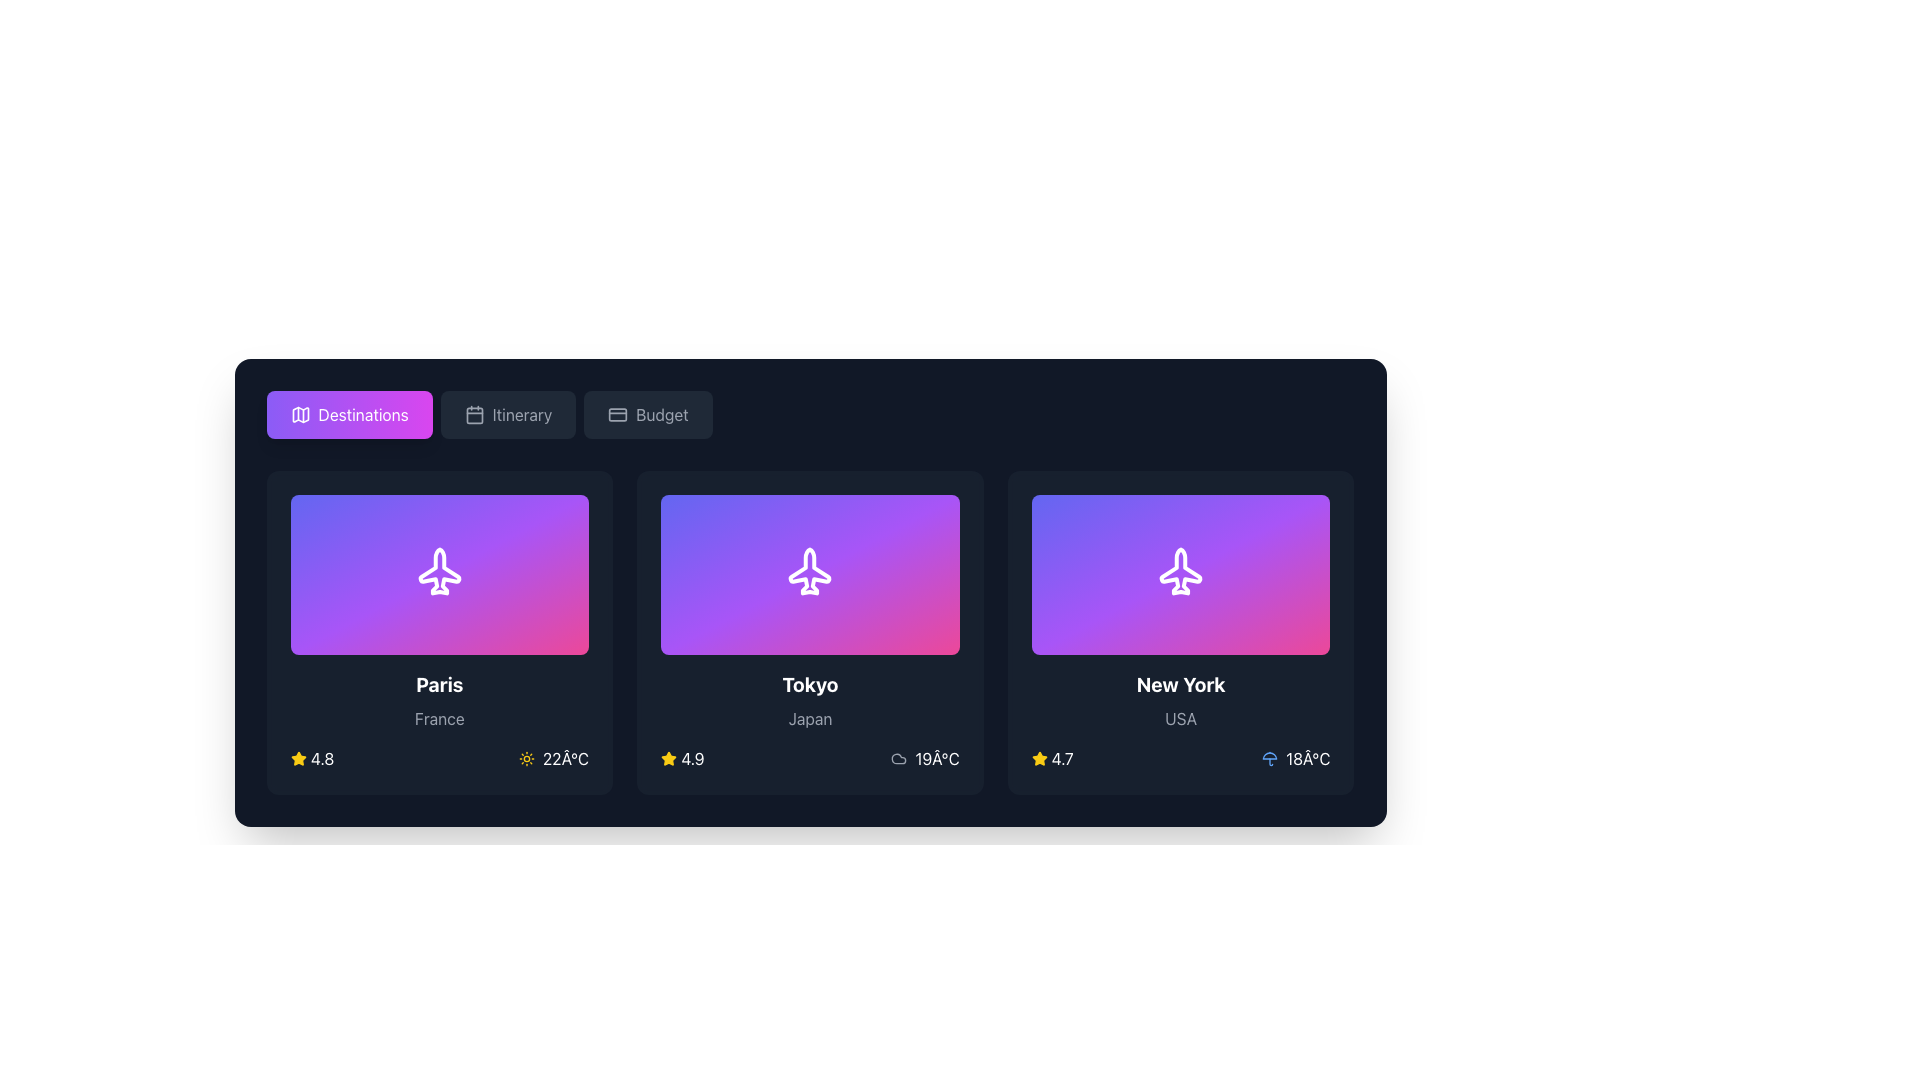  What do you see at coordinates (1181, 684) in the screenshot?
I see `the text label indicating the destination 'New York', which is the title of the third card in a grid layout, located beneath a colorful gradient background with an airplane icon` at bounding box center [1181, 684].